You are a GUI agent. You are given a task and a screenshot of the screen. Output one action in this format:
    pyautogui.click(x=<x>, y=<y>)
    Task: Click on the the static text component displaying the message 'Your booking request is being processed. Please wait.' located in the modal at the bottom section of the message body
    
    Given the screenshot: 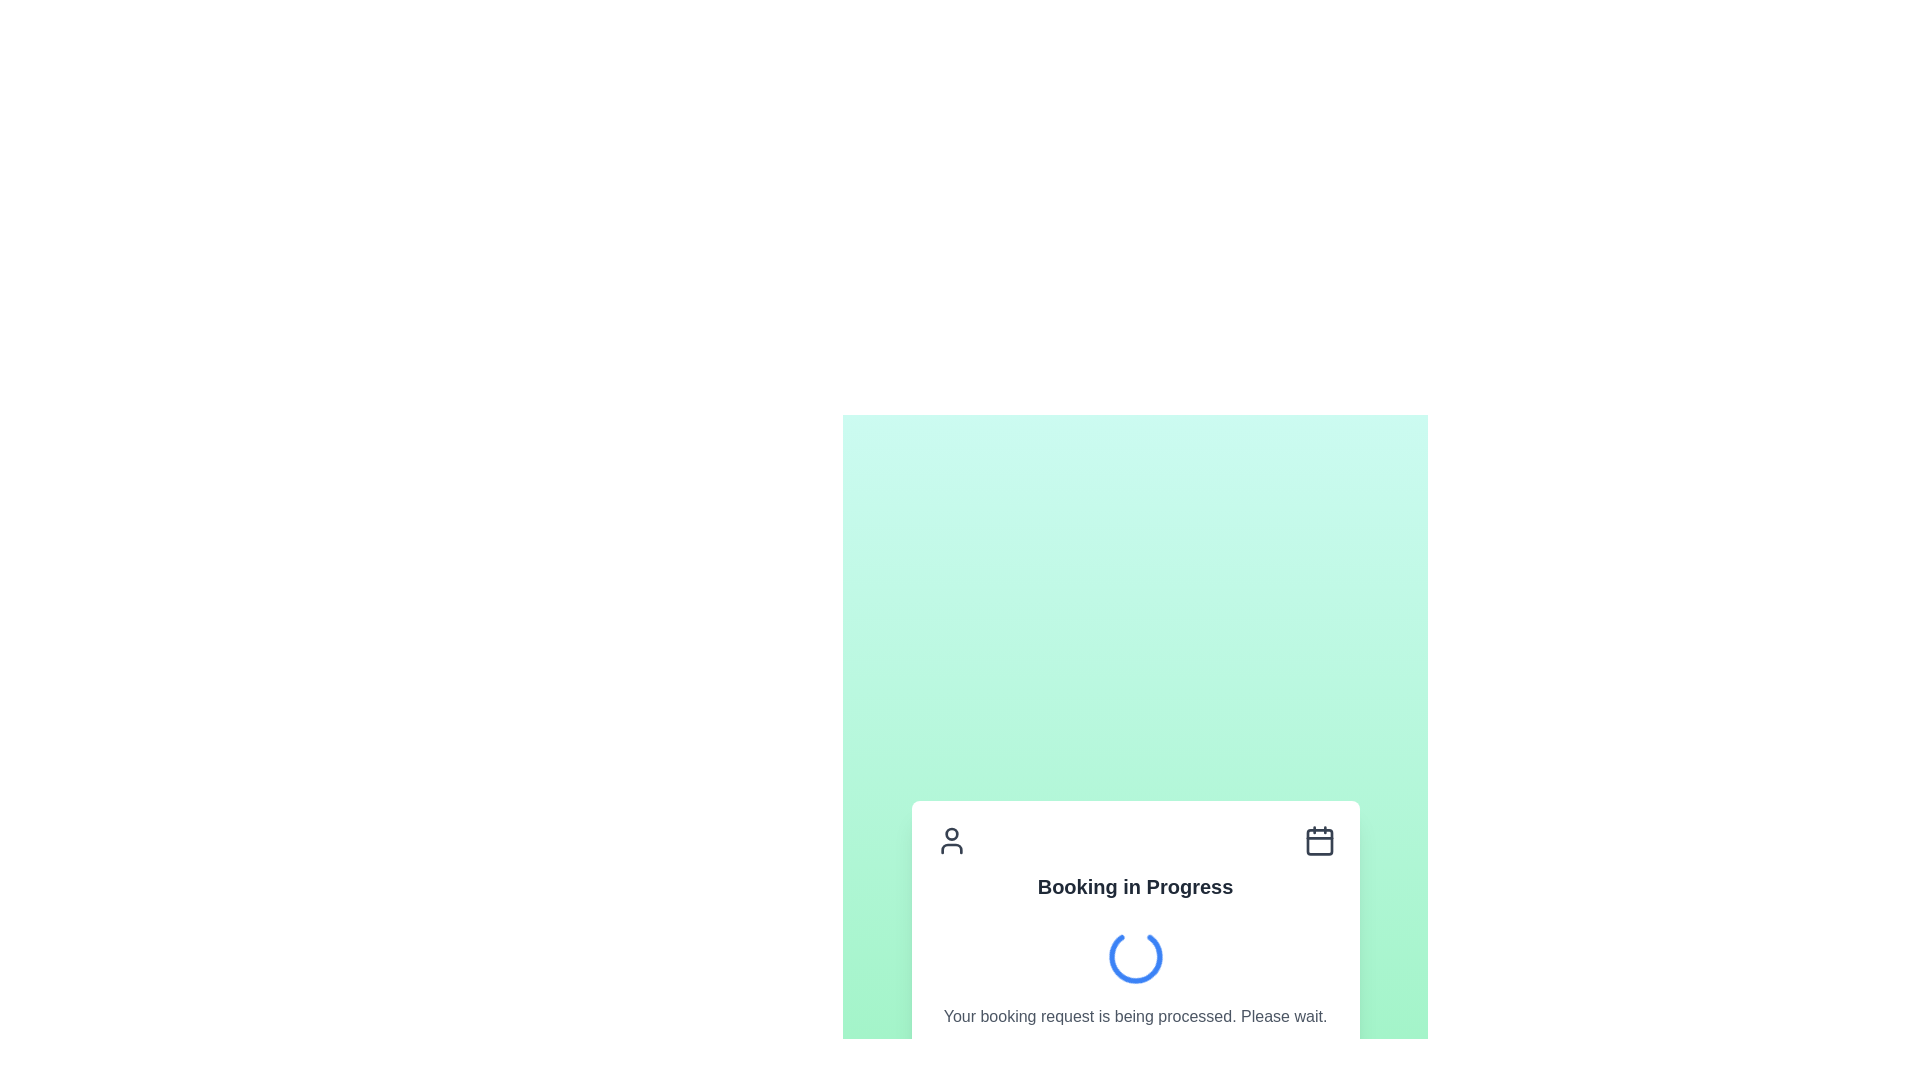 What is the action you would take?
    pyautogui.click(x=1135, y=1017)
    